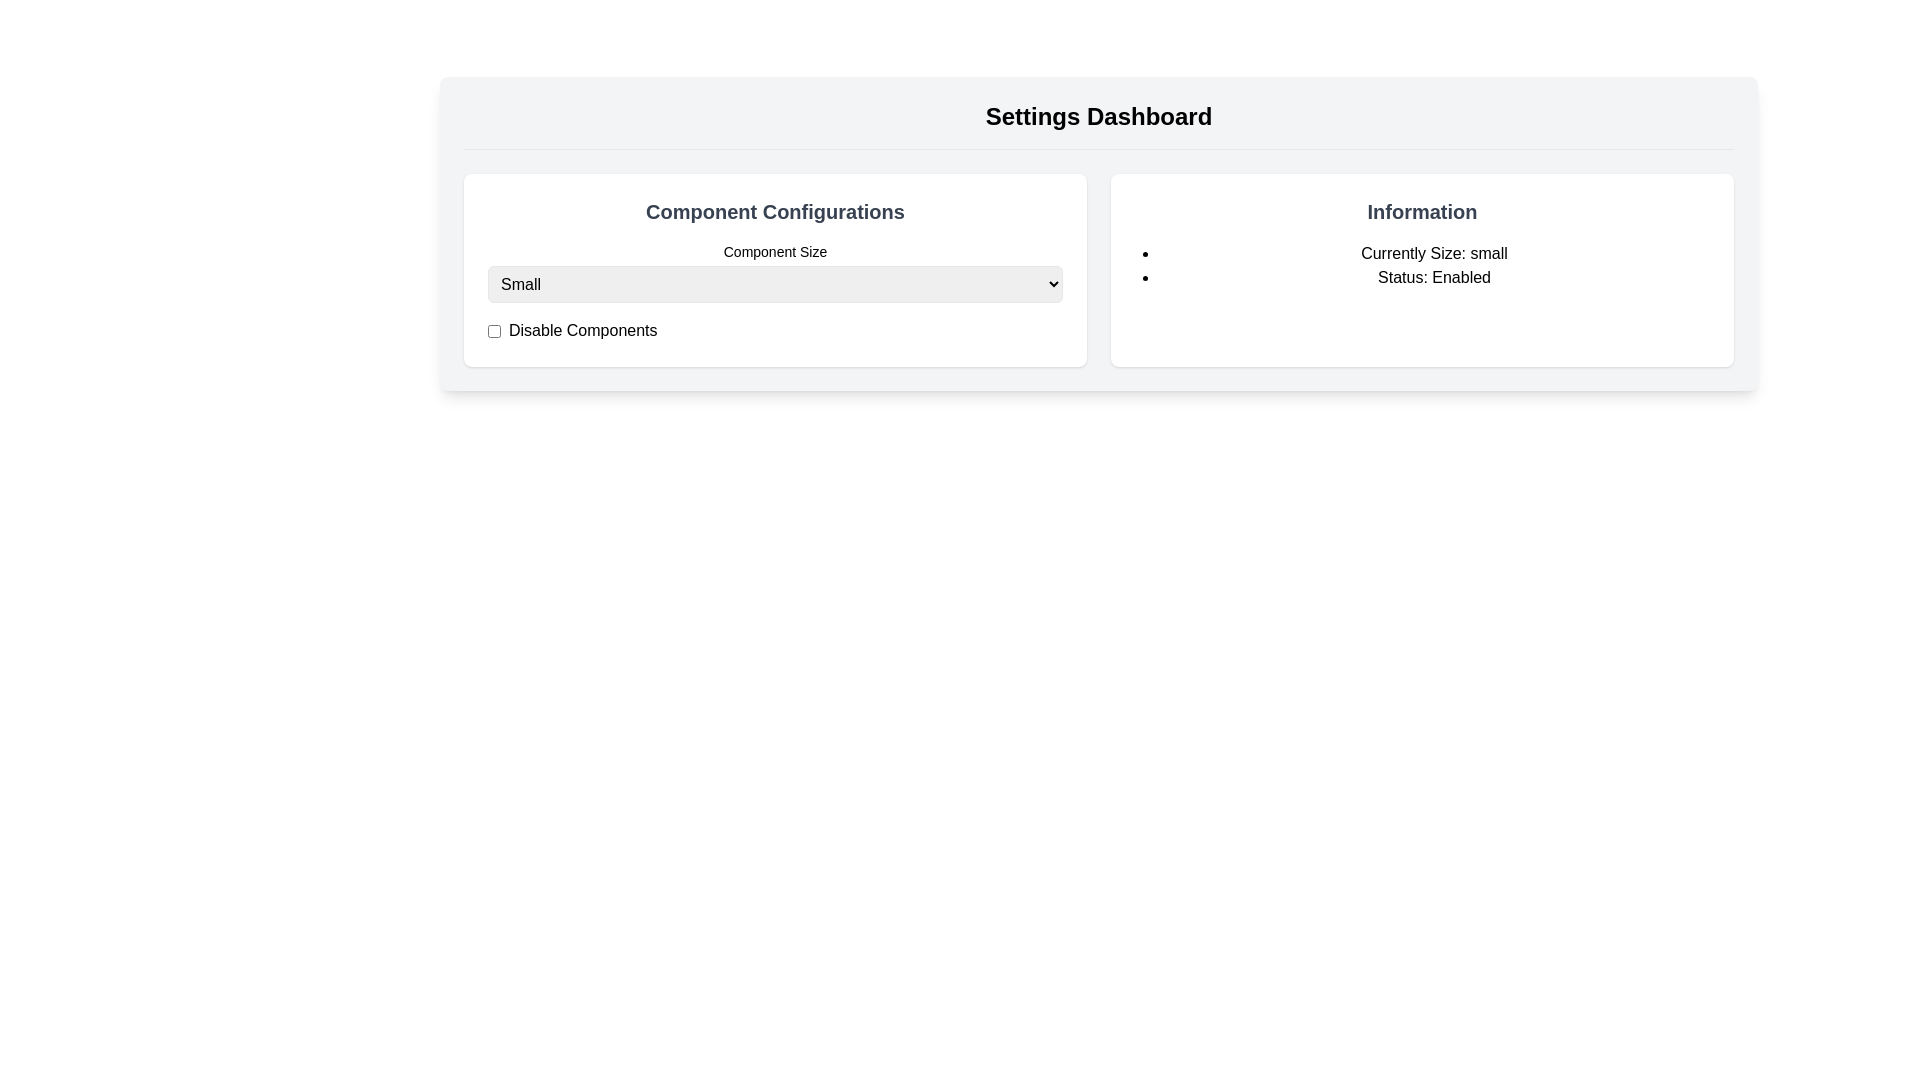  Describe the element at coordinates (1421, 265) in the screenshot. I see `the List item group in the 'Information' section that displays key data points related to the current state of a setting, specifically the size and status` at that location.